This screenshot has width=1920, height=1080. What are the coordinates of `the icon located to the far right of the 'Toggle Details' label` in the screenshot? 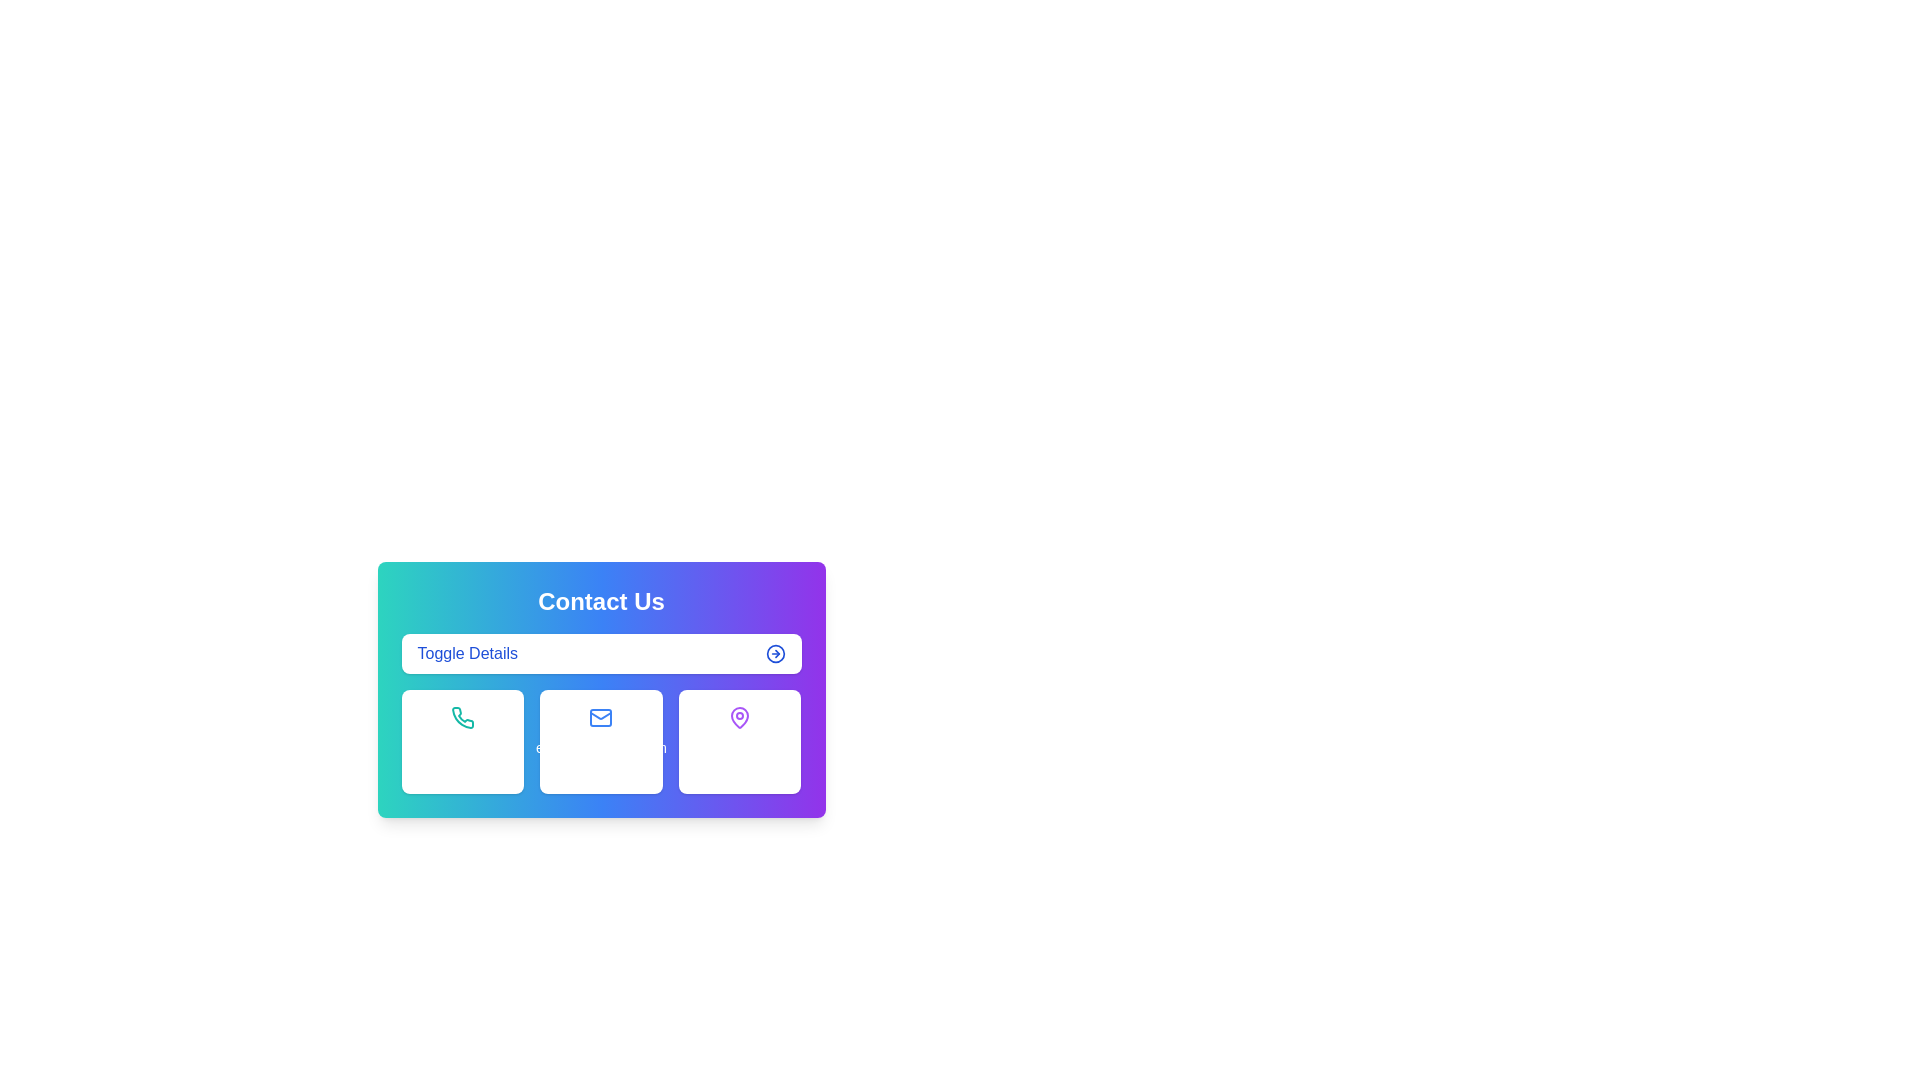 It's located at (774, 654).